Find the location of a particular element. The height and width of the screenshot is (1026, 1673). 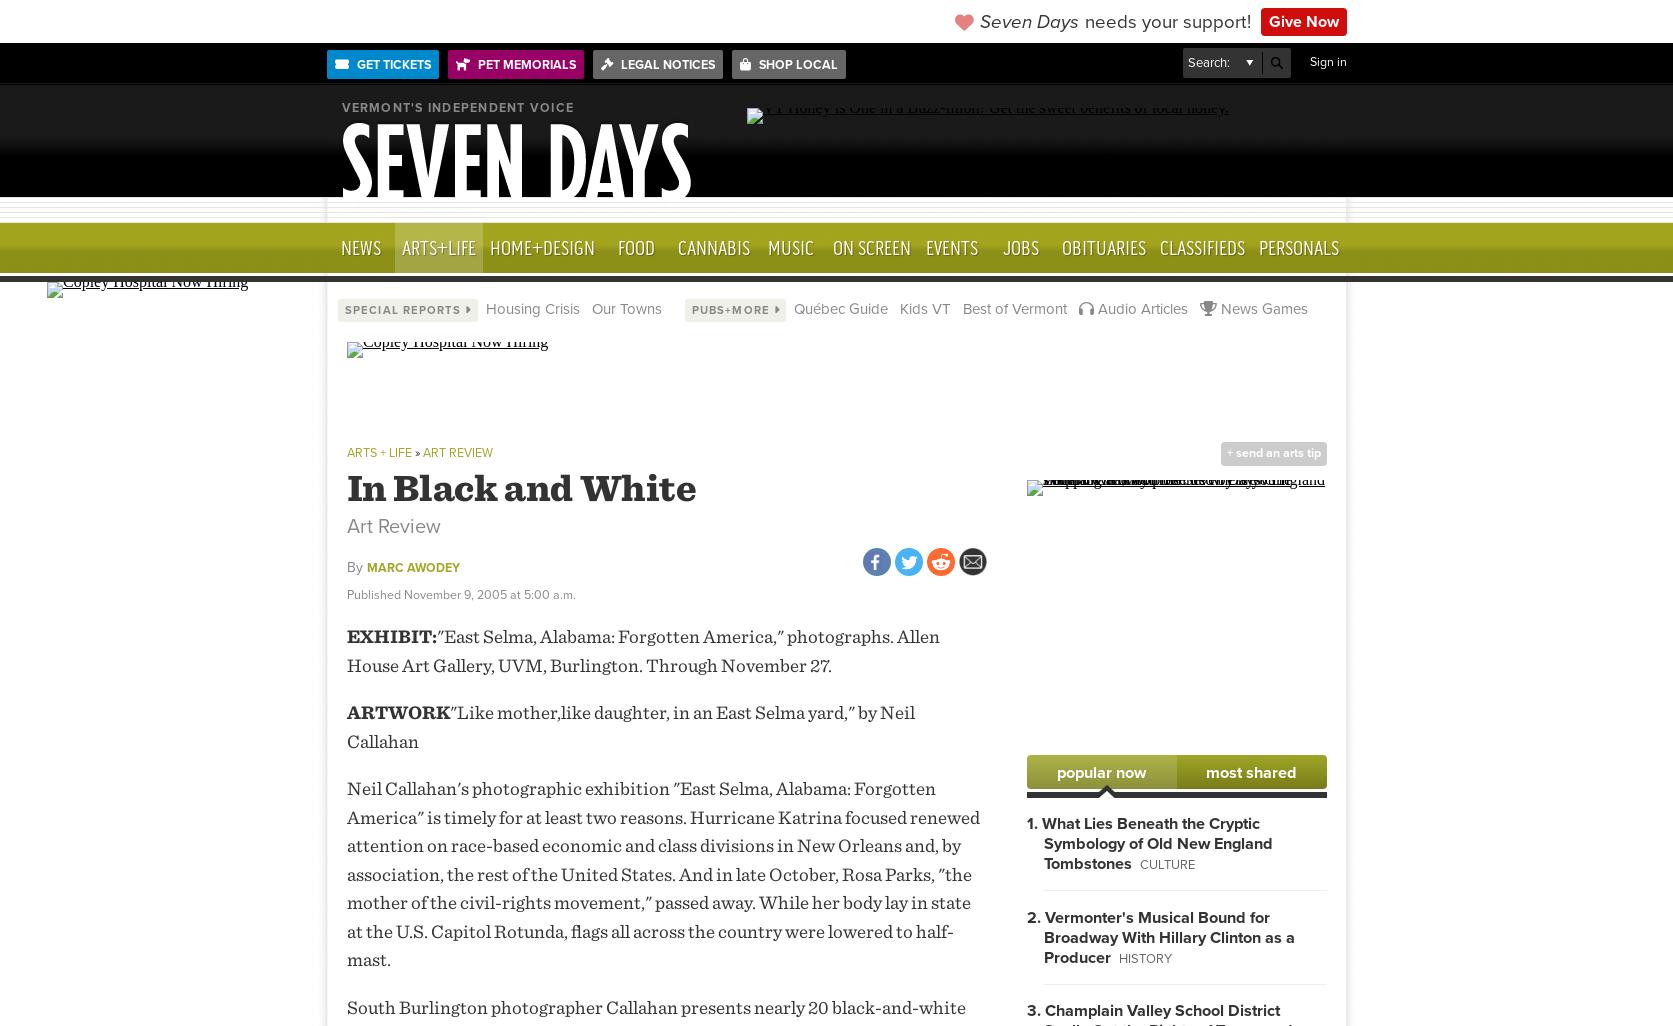

'Vermont's Independent Voice' is located at coordinates (456, 108).